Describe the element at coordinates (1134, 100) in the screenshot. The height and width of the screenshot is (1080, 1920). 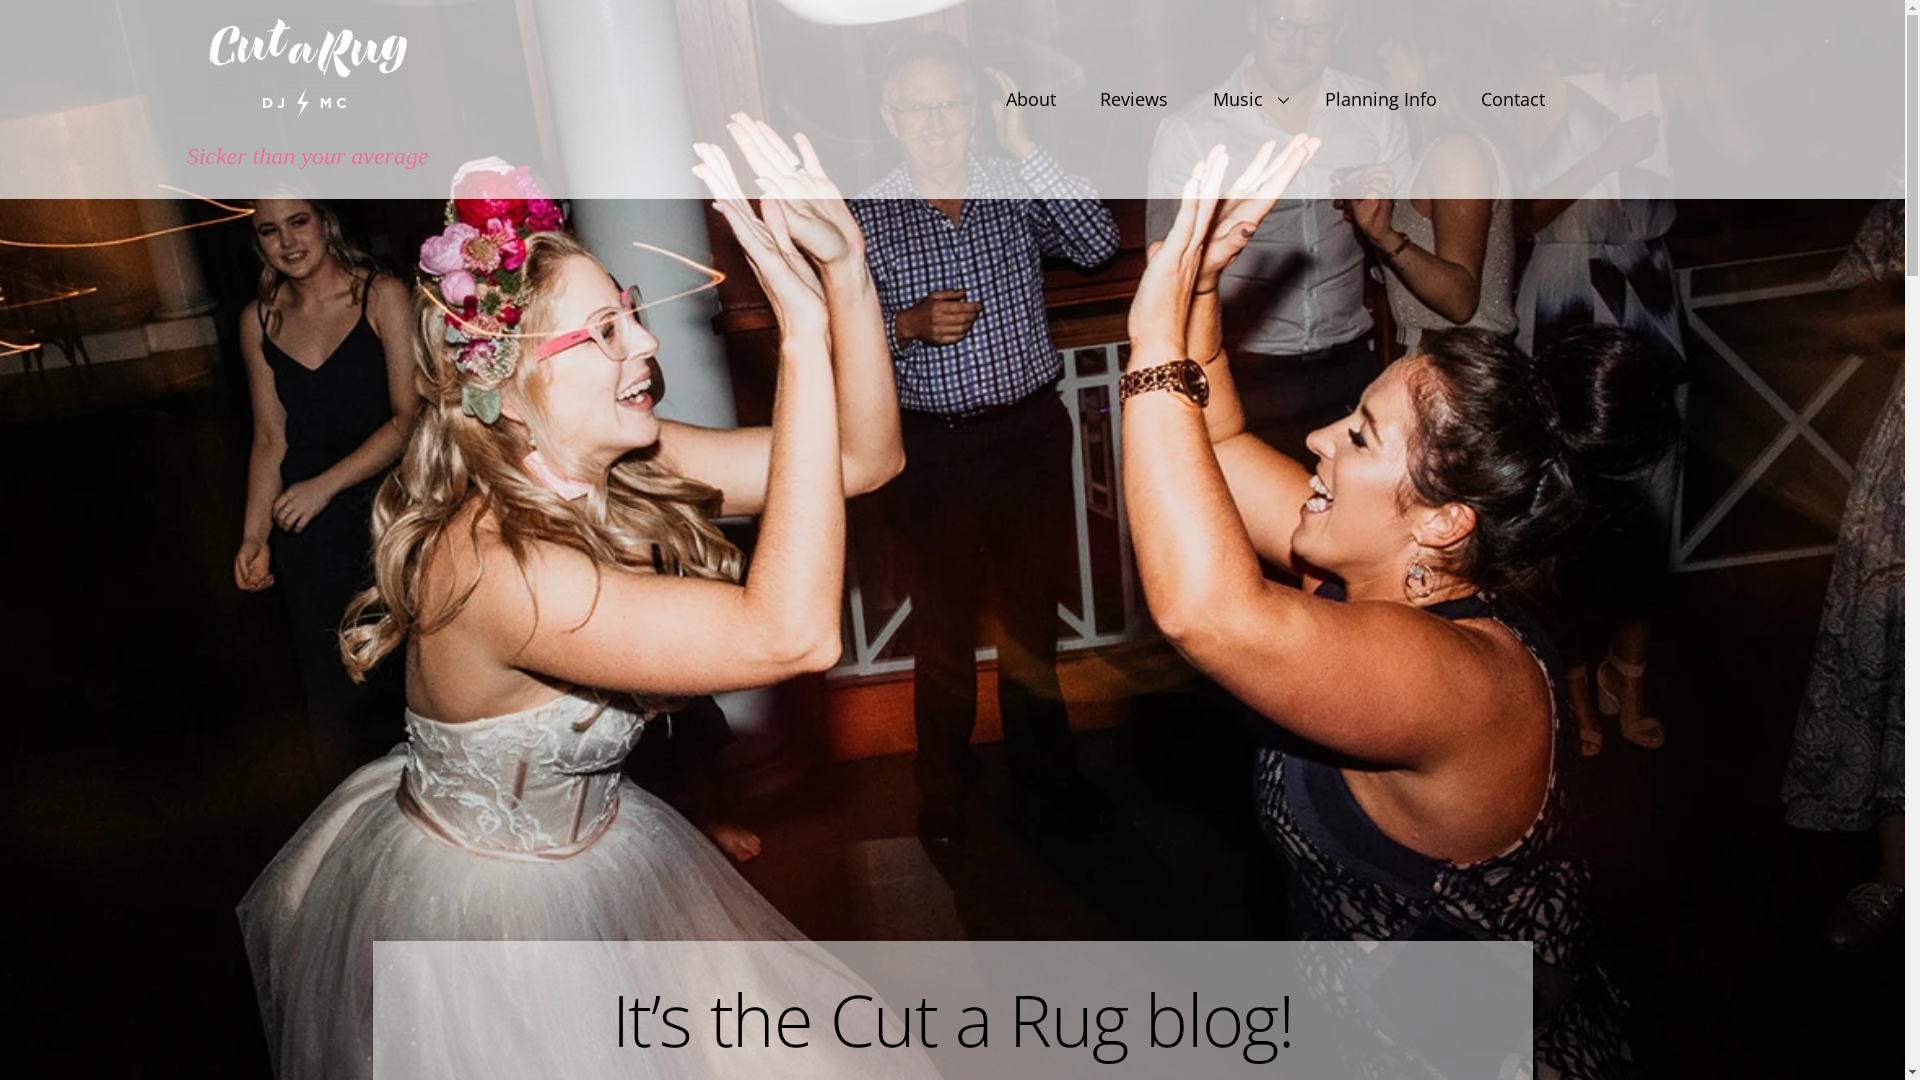
I see `'Reviews'` at that location.